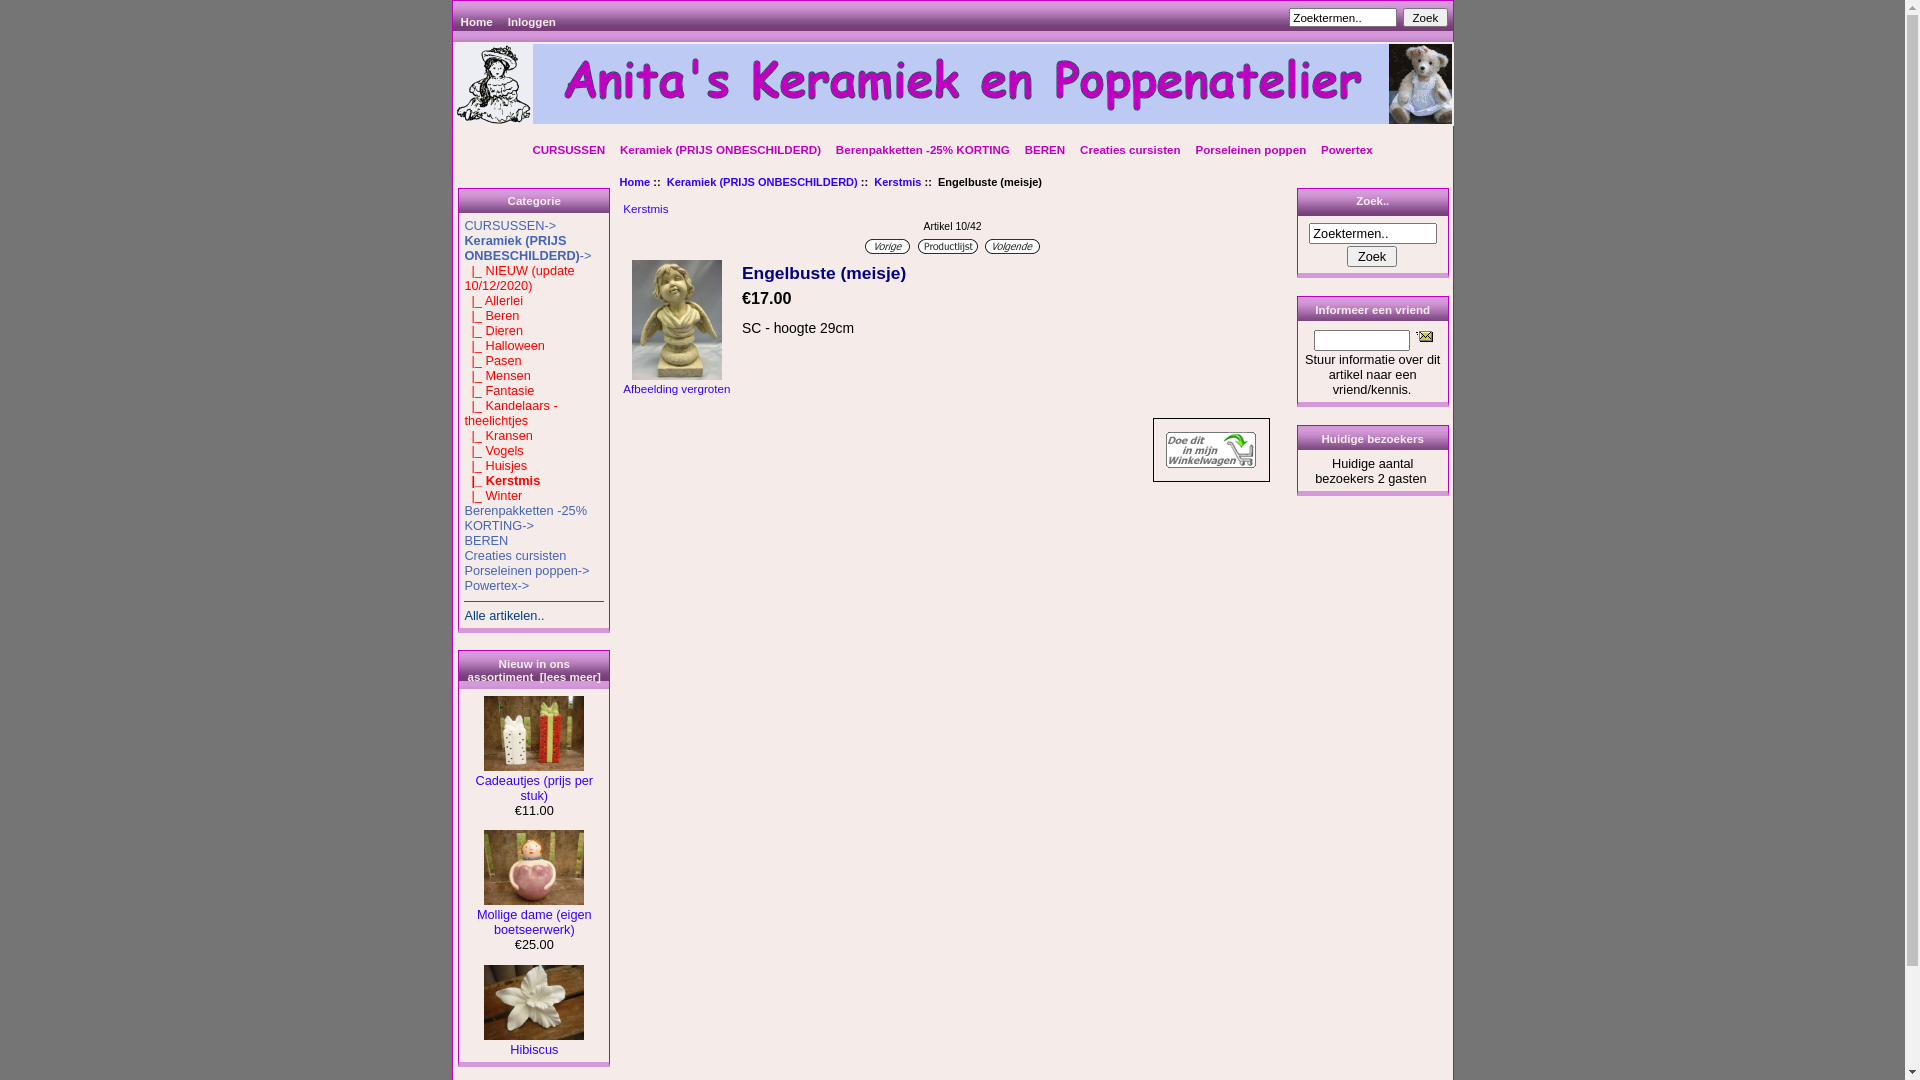 The image size is (1920, 1080). I want to click on '  |_ NIEUW (update 10/12/2020)', so click(518, 277).